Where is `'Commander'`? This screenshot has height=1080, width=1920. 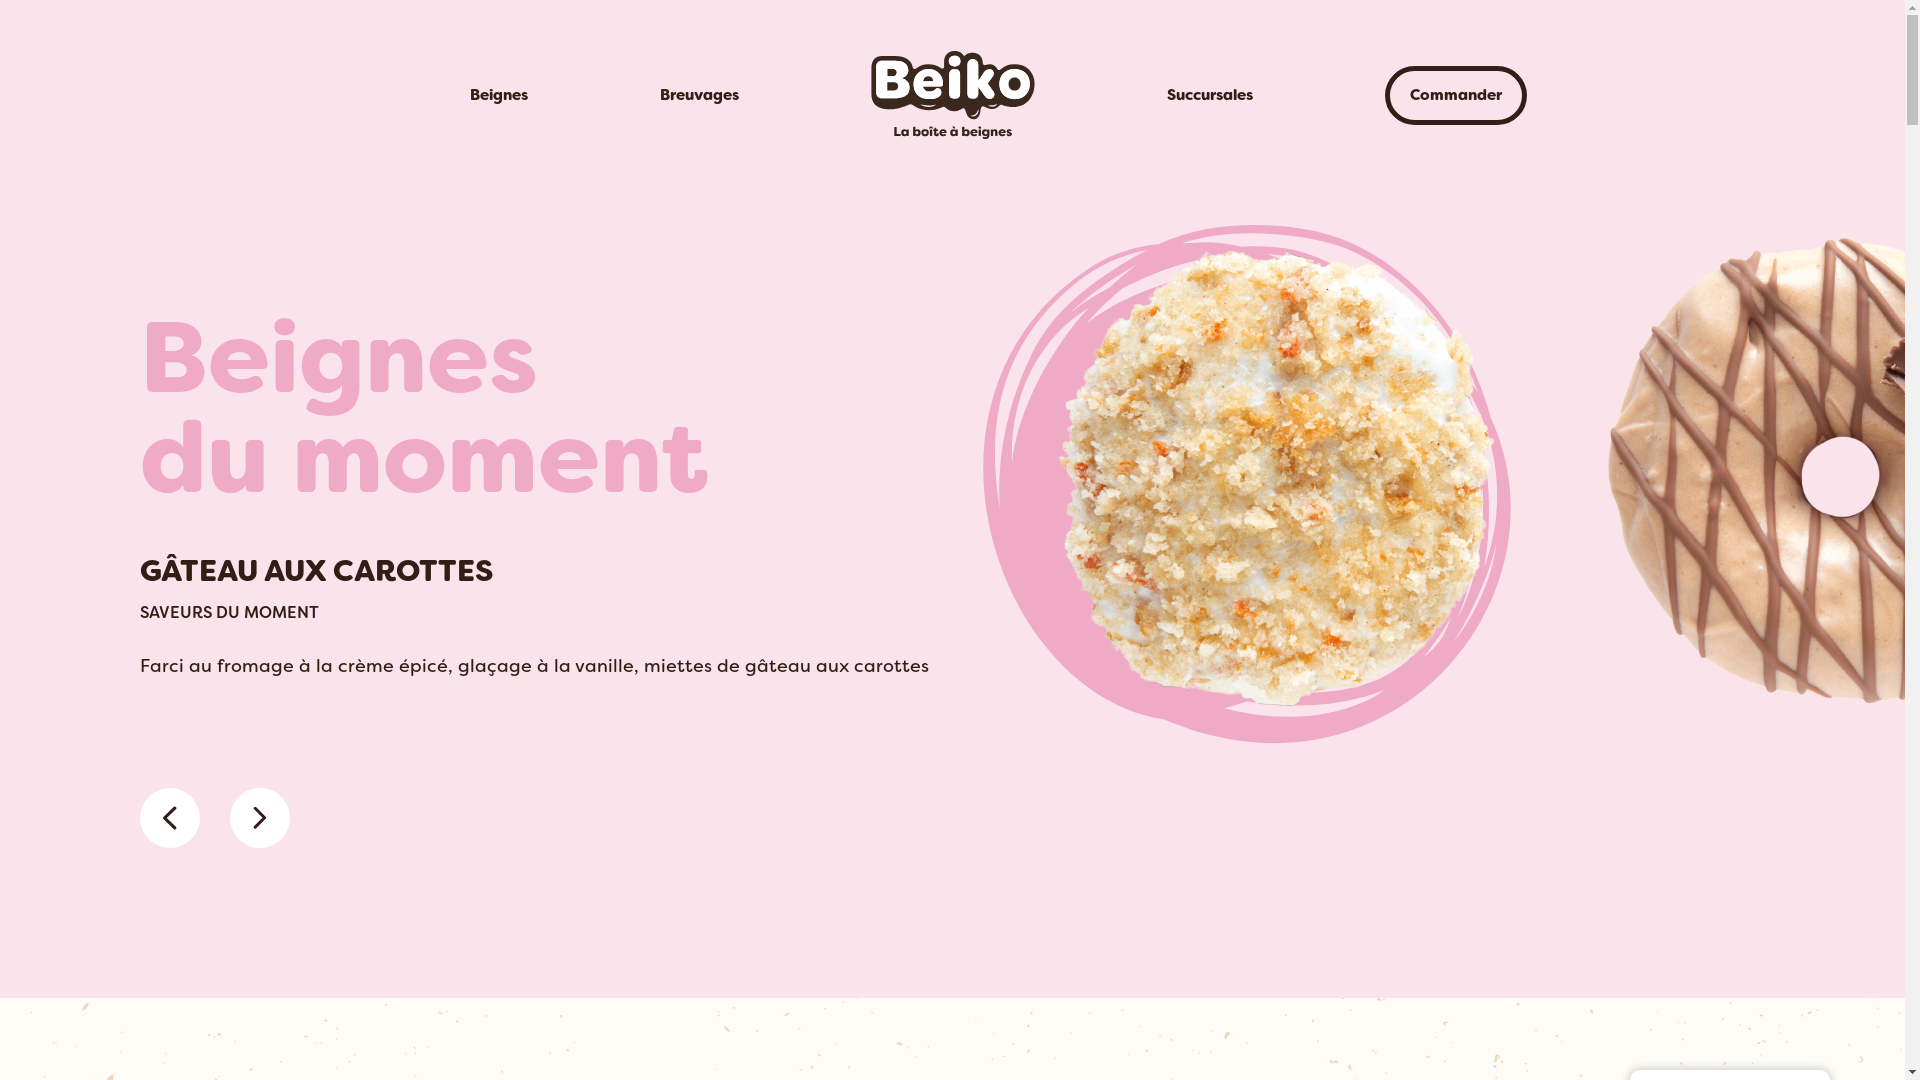 'Commander' is located at coordinates (1454, 95).